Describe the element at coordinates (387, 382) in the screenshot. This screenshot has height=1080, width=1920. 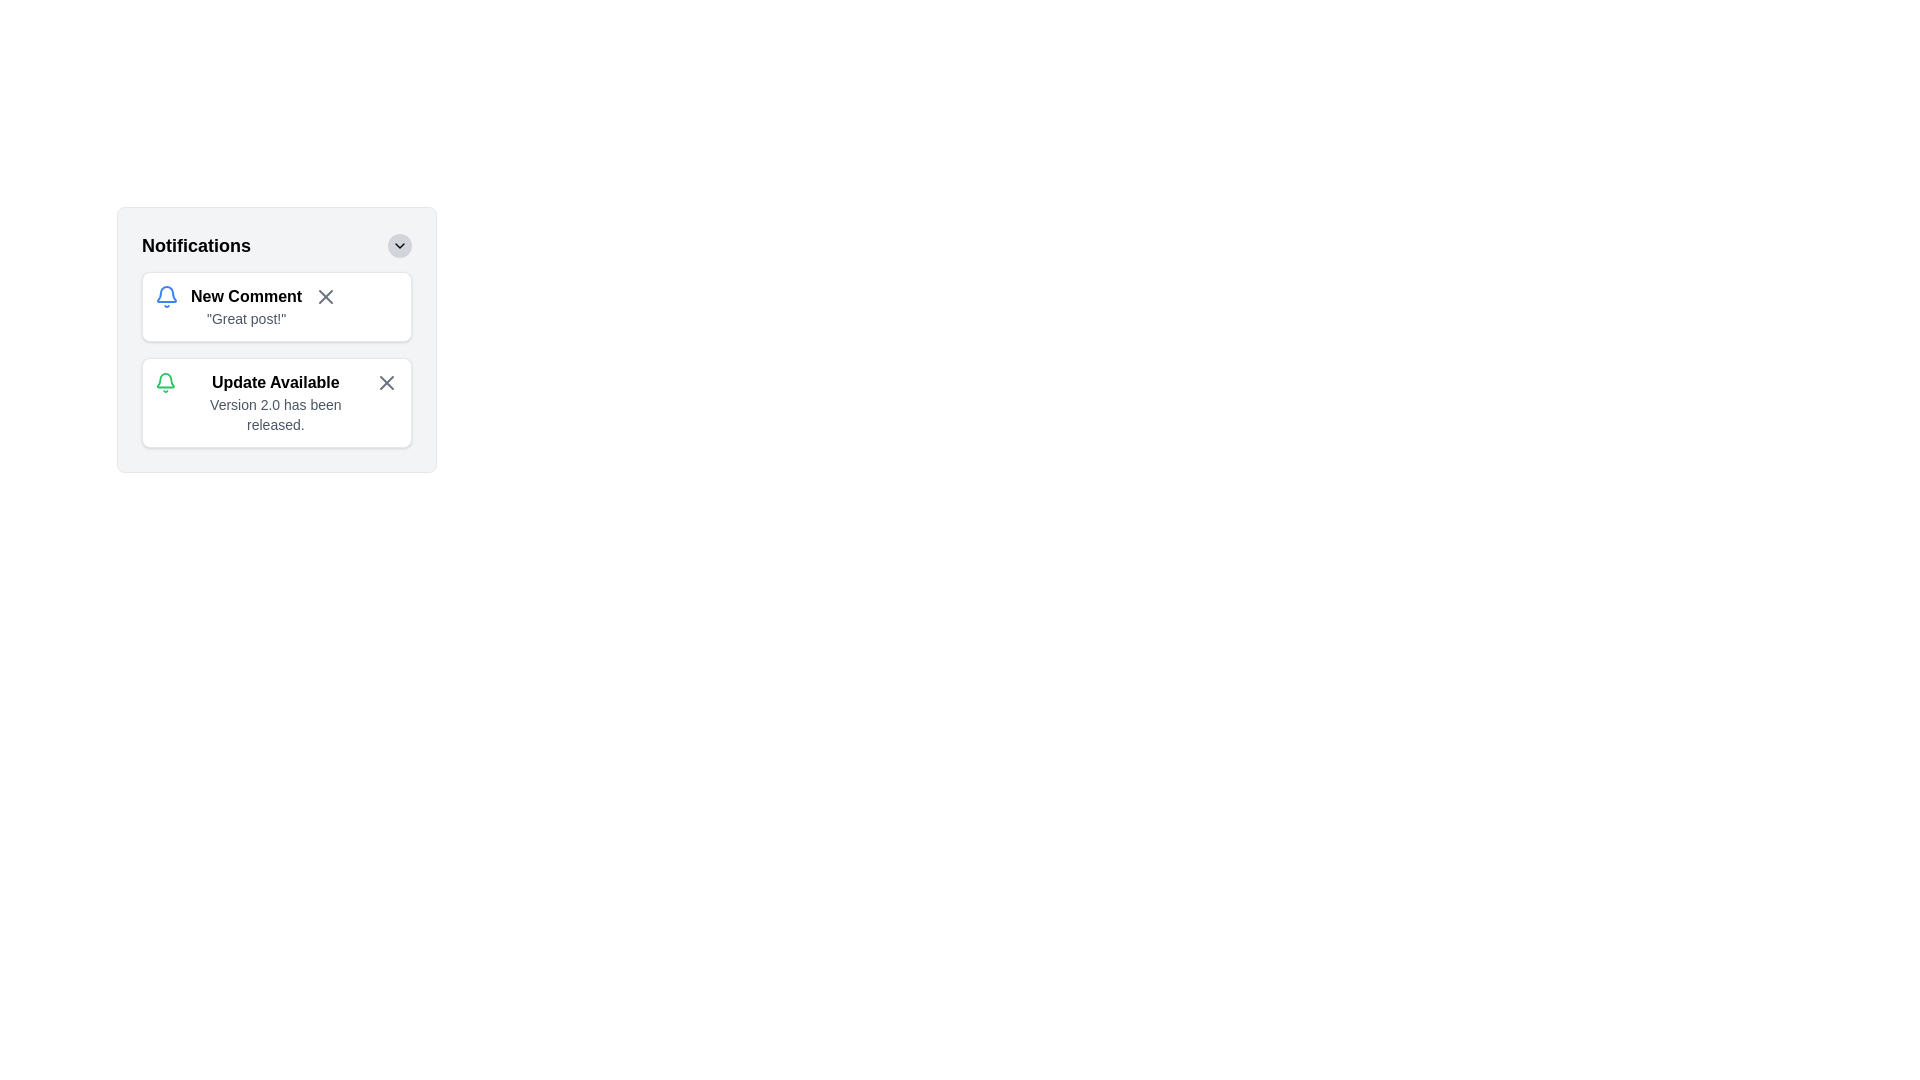
I see `the close button within the second notification entry under the 'Notifications' header, specifically the 'X' close icon in the 'Update Available' section` at that location.